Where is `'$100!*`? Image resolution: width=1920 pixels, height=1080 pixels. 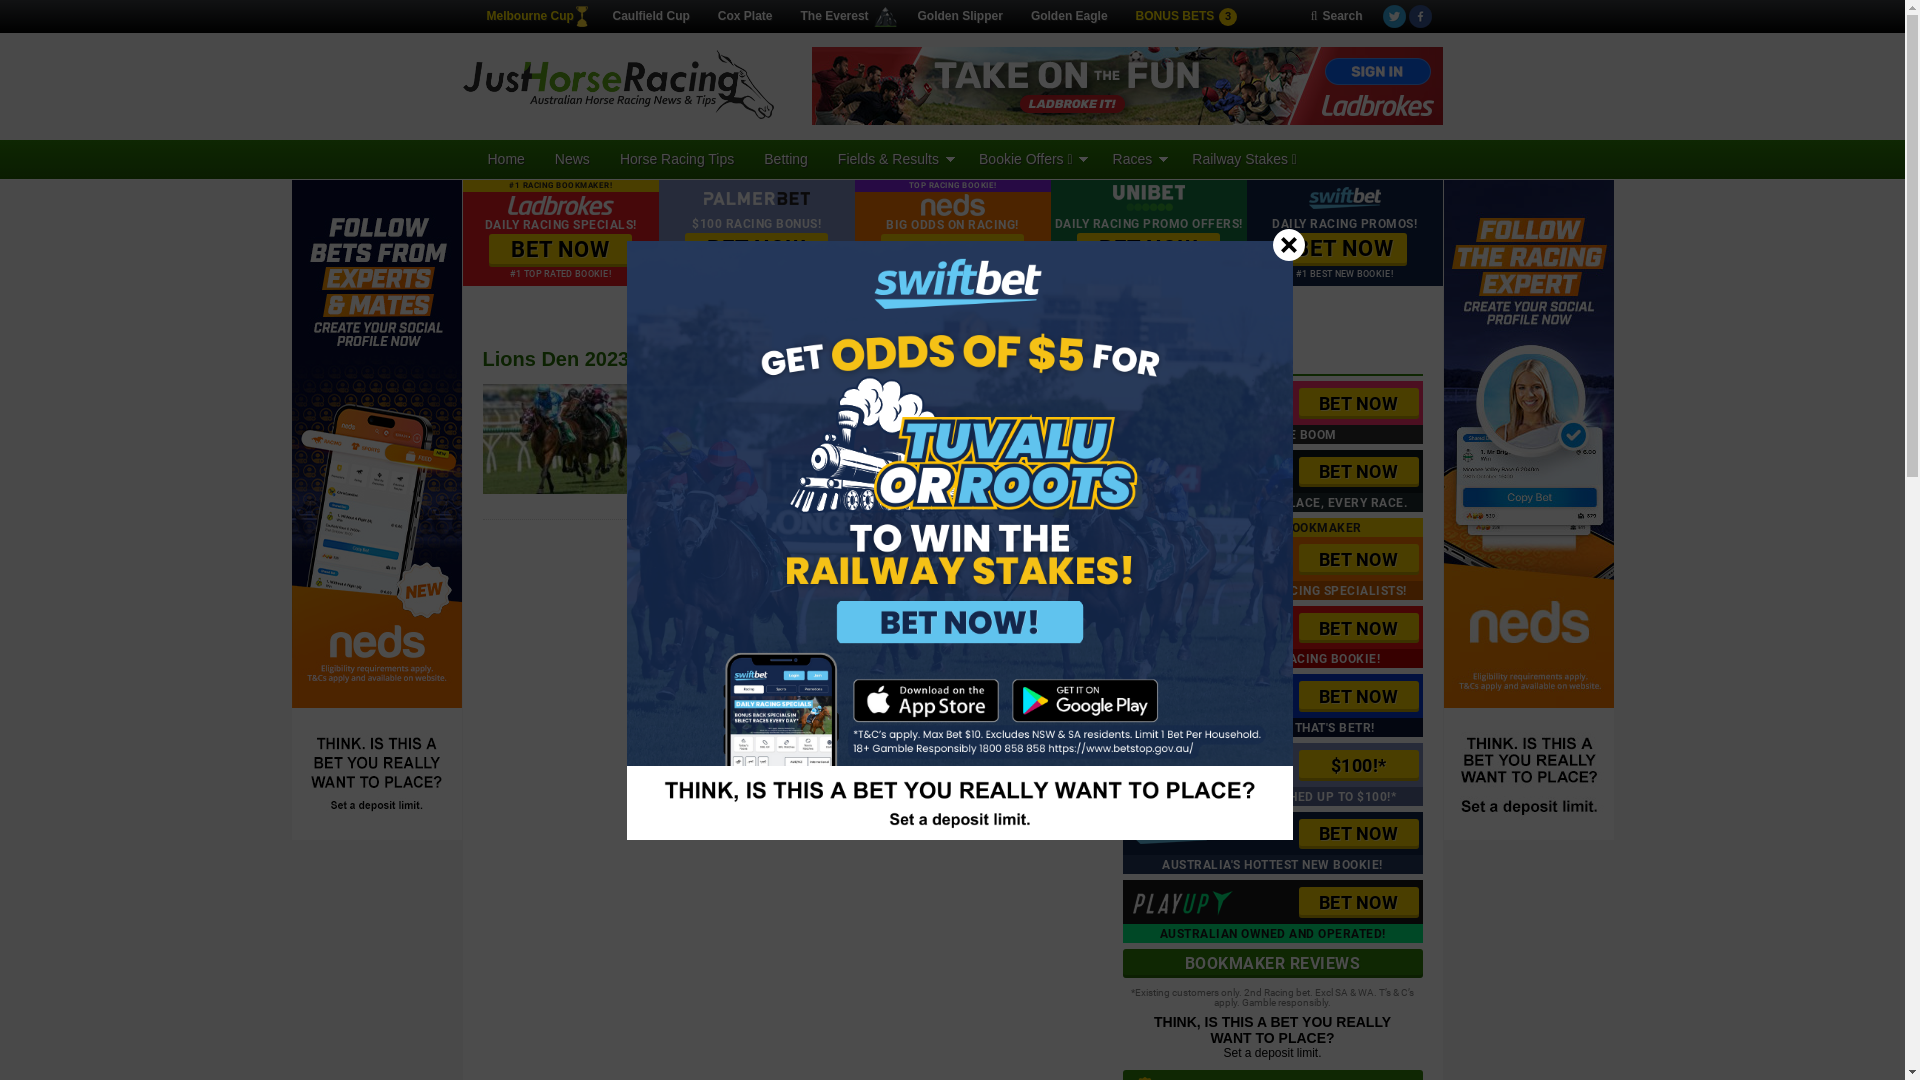
'$100!* is located at coordinates (1271, 773).